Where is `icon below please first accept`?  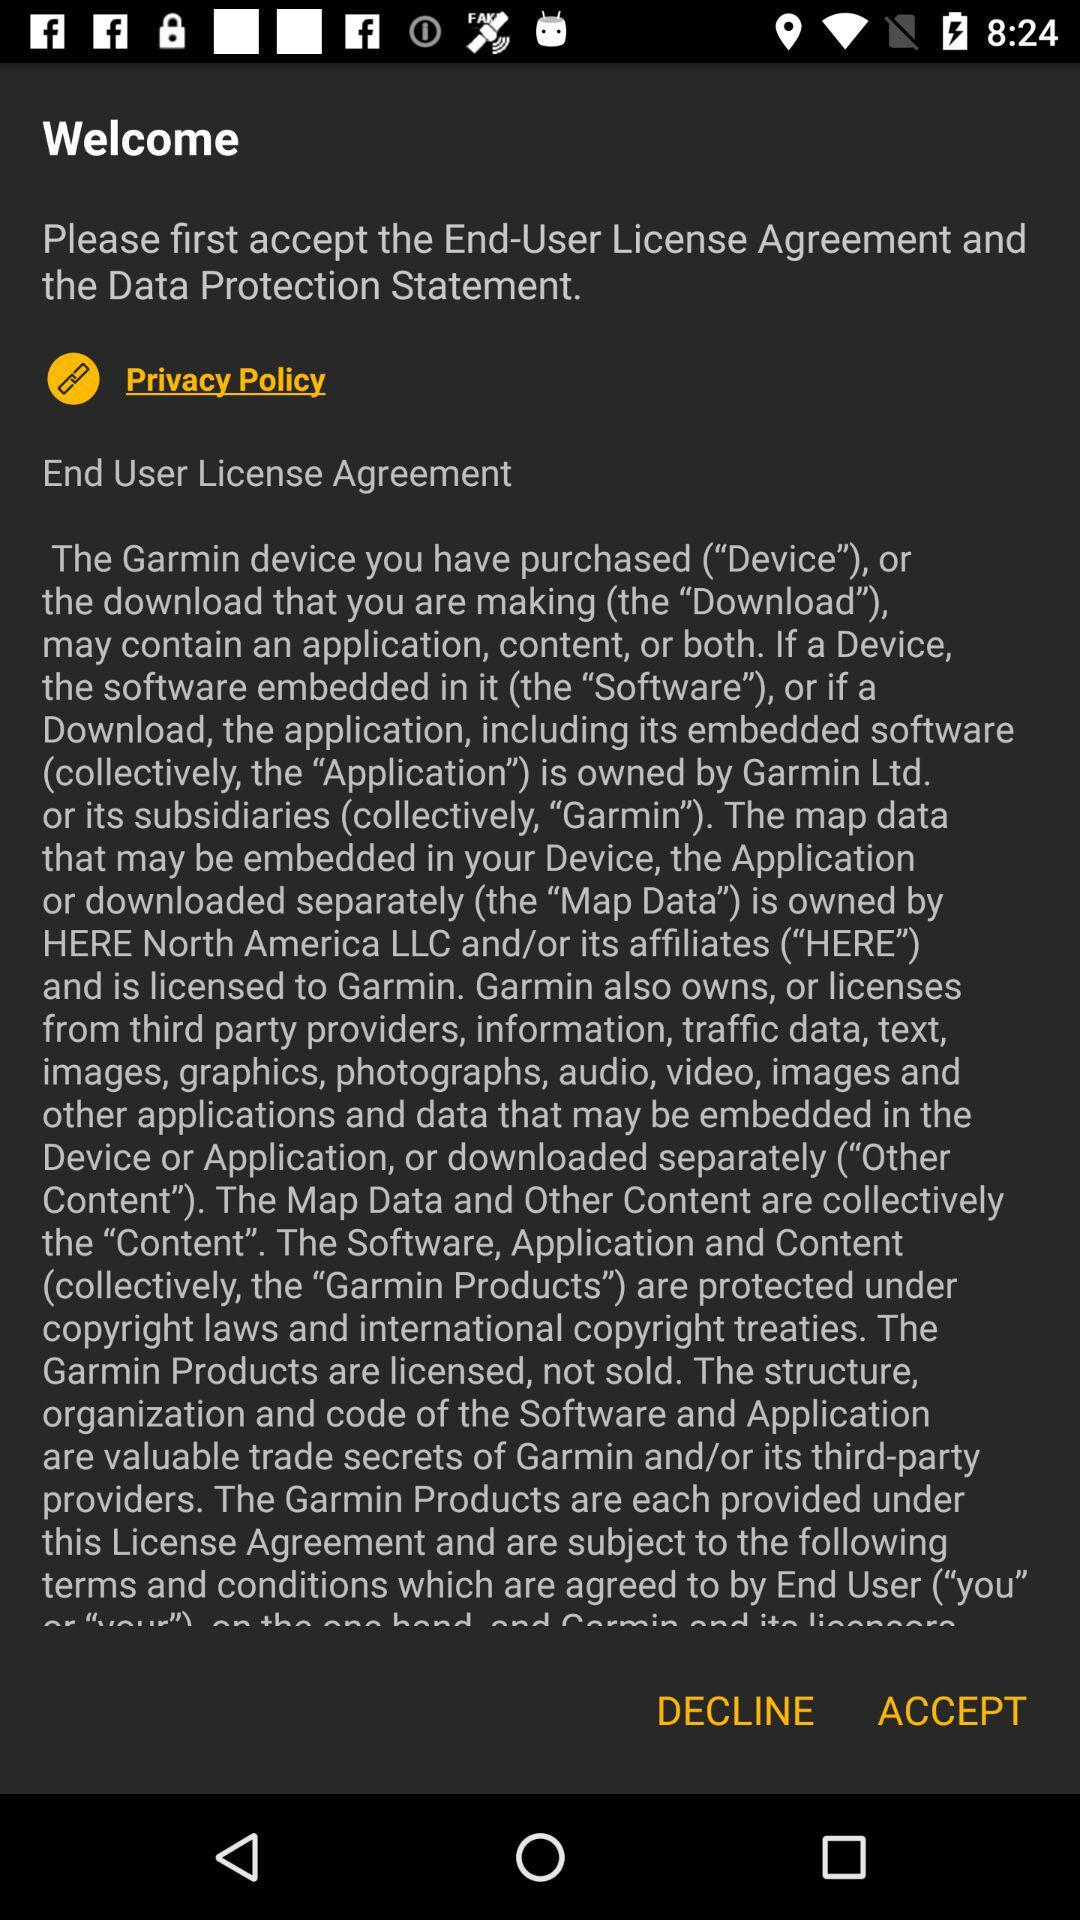 icon below please first accept is located at coordinates (582, 378).